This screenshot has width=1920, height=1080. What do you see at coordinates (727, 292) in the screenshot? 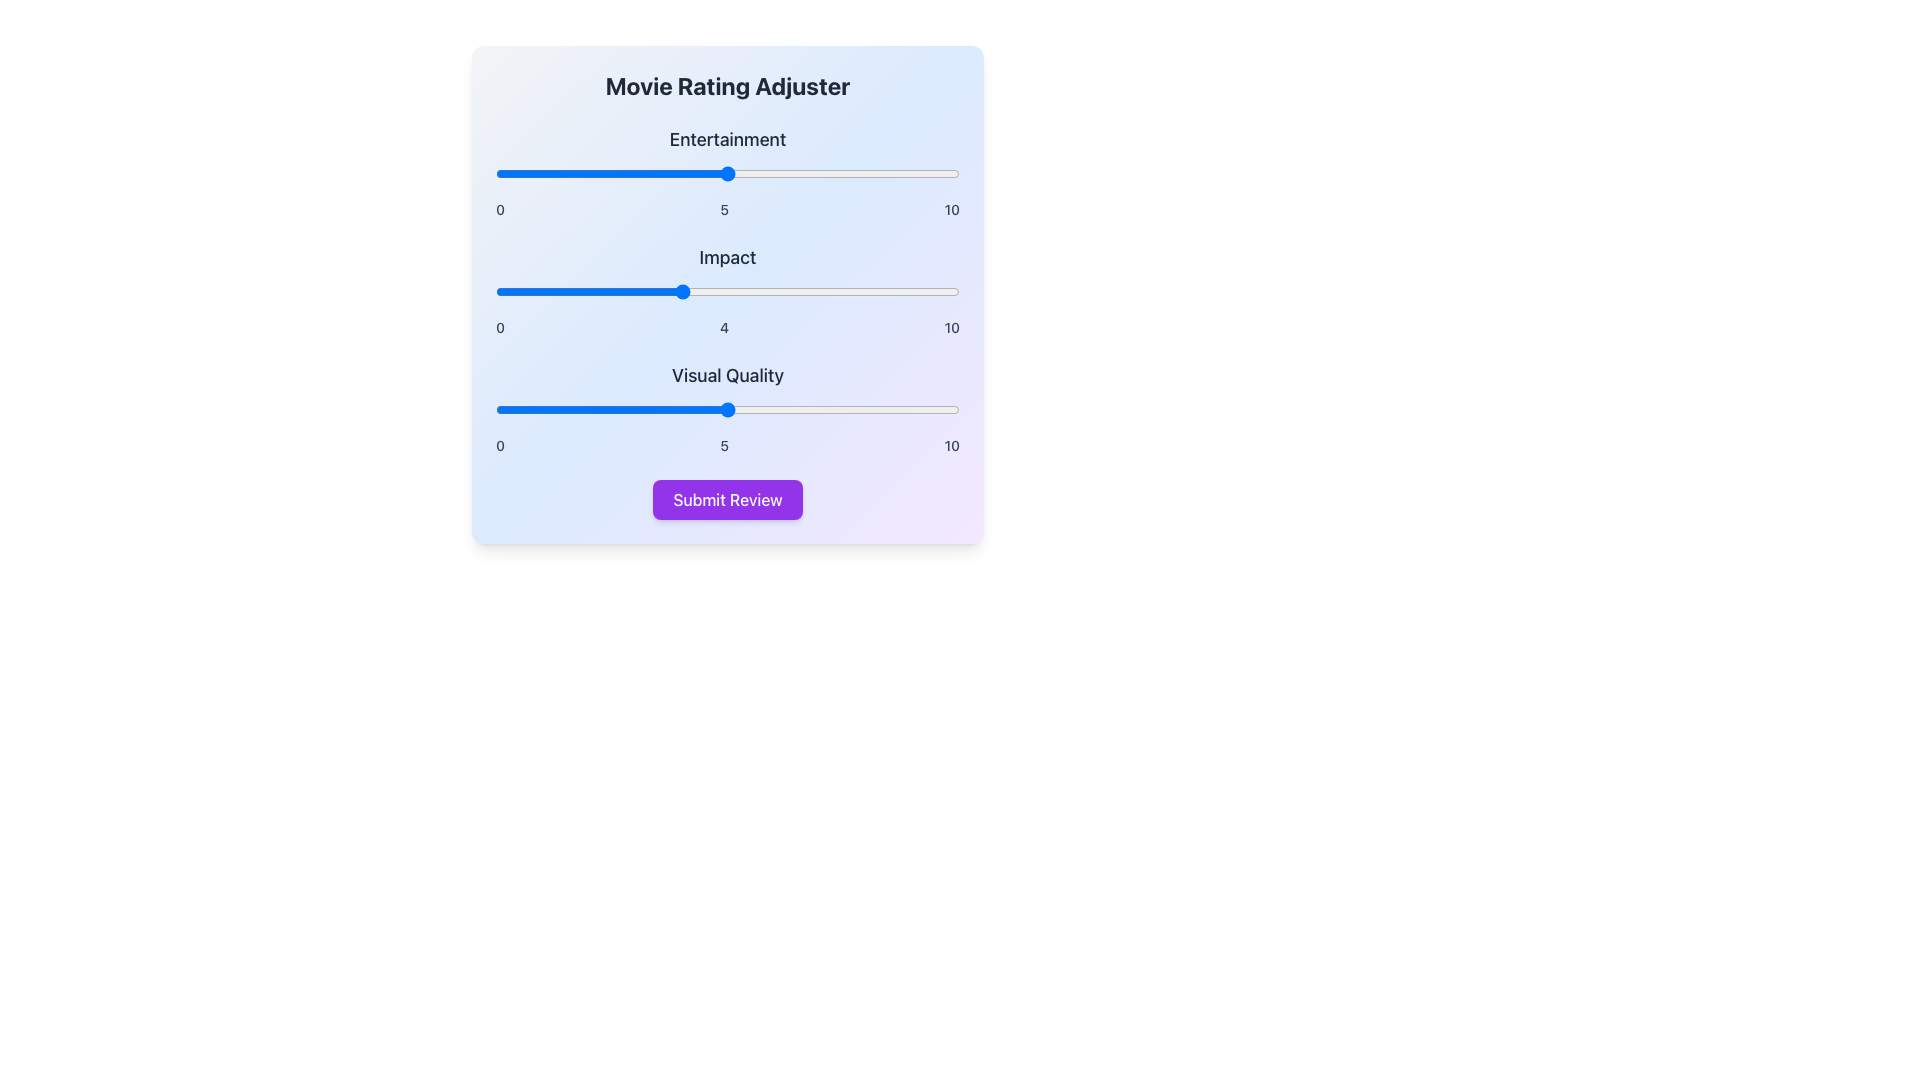
I see `the Impact slider value` at bounding box center [727, 292].